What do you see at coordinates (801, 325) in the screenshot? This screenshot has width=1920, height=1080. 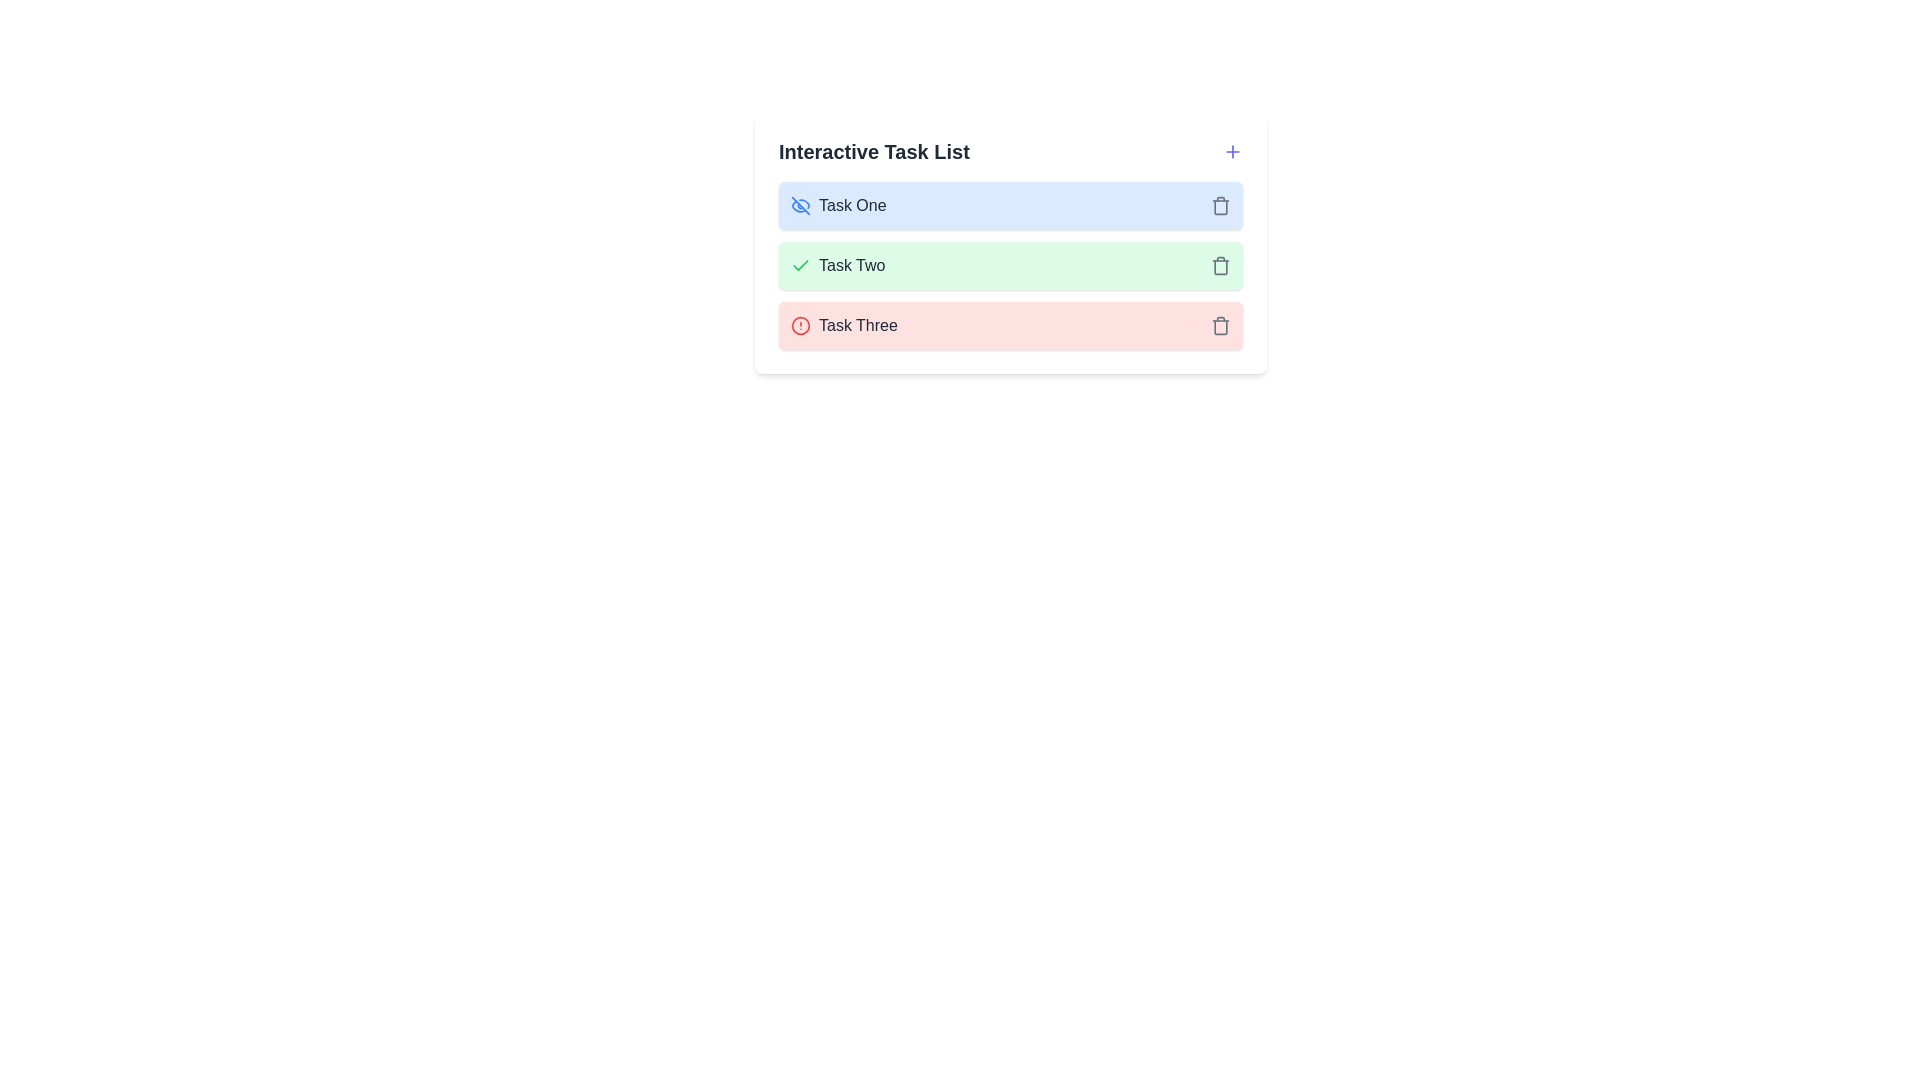 I see `the status indicator icon for 'Task Three'` at bounding box center [801, 325].